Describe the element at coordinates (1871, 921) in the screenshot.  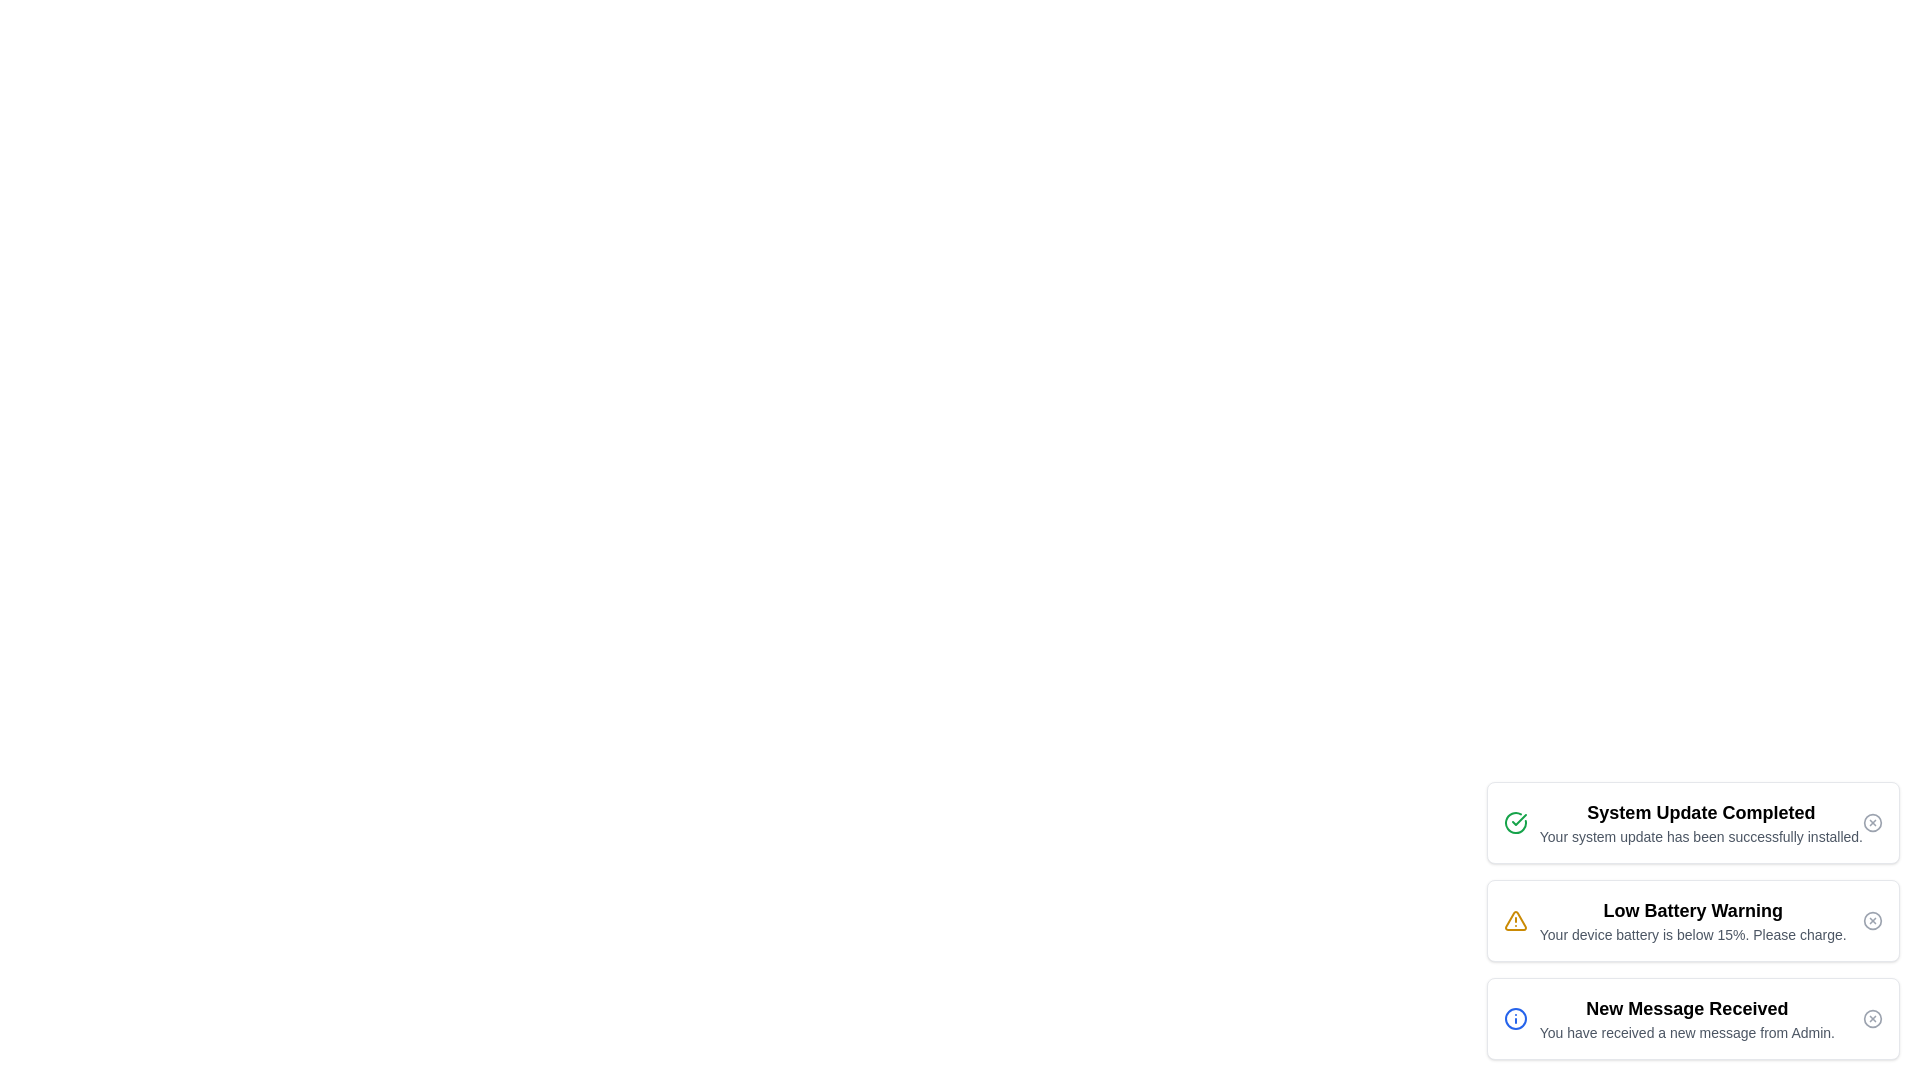
I see `the SVG graphic representing a circular shape in the second notification card labeled 'Low Battery Warning' to signify attention for the notification` at that location.